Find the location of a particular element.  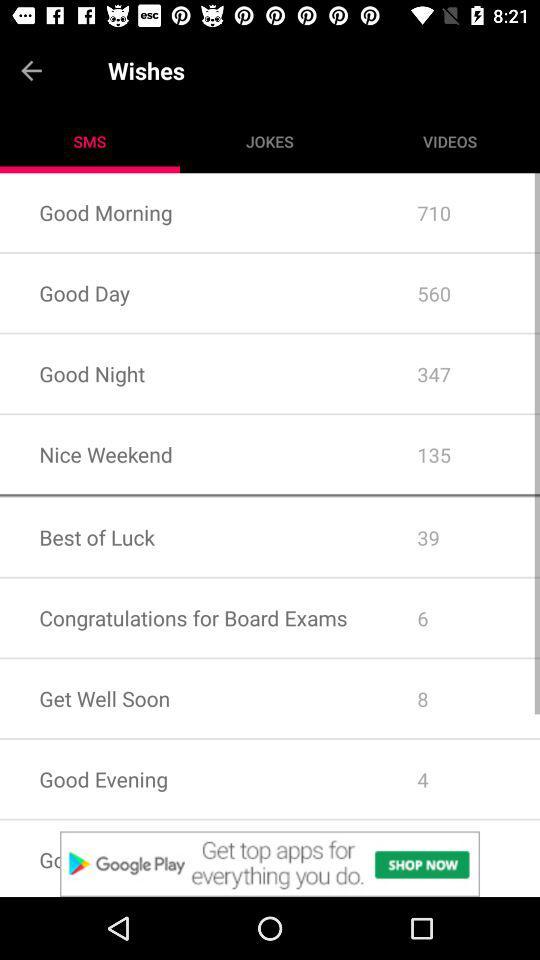

go back is located at coordinates (54, 70).